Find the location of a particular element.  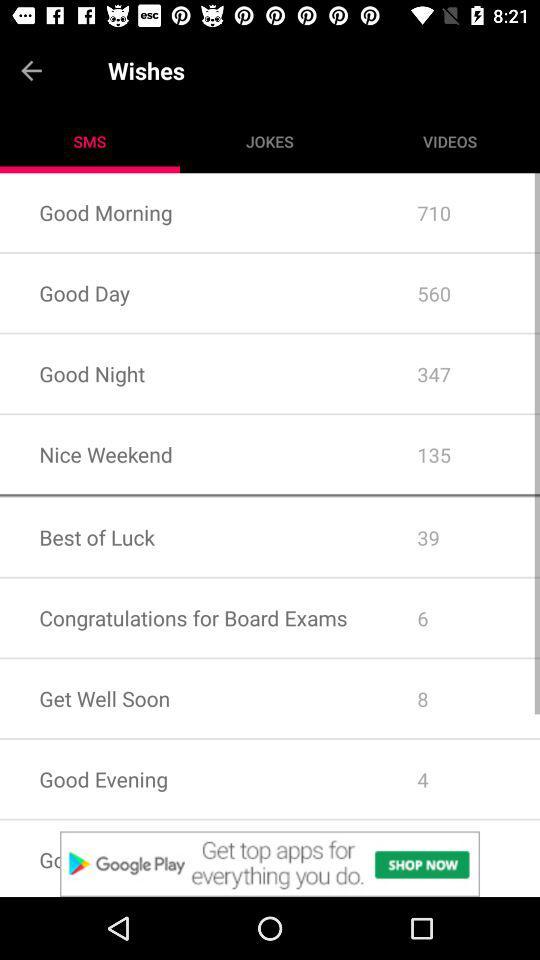

go back is located at coordinates (54, 70).